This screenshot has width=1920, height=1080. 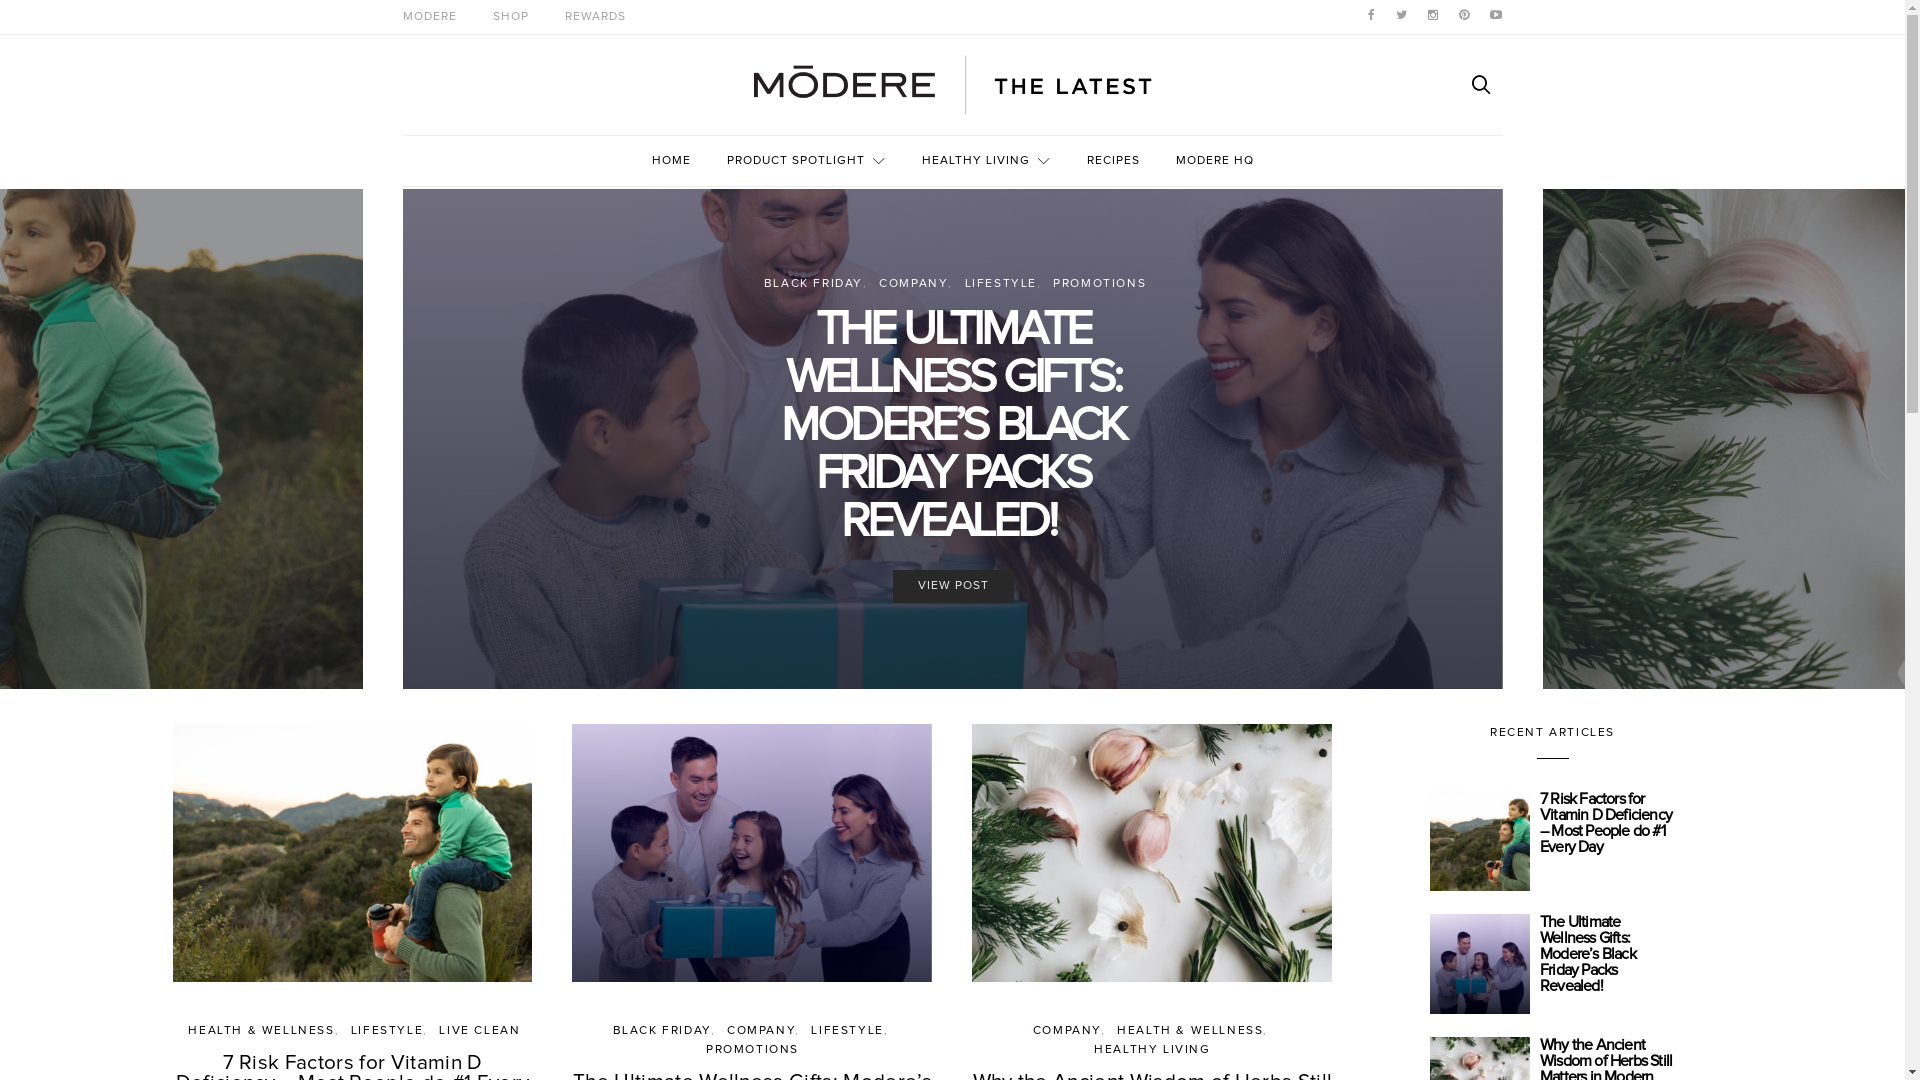 What do you see at coordinates (986, 160) in the screenshot?
I see `'HEALTHY LIVING'` at bounding box center [986, 160].